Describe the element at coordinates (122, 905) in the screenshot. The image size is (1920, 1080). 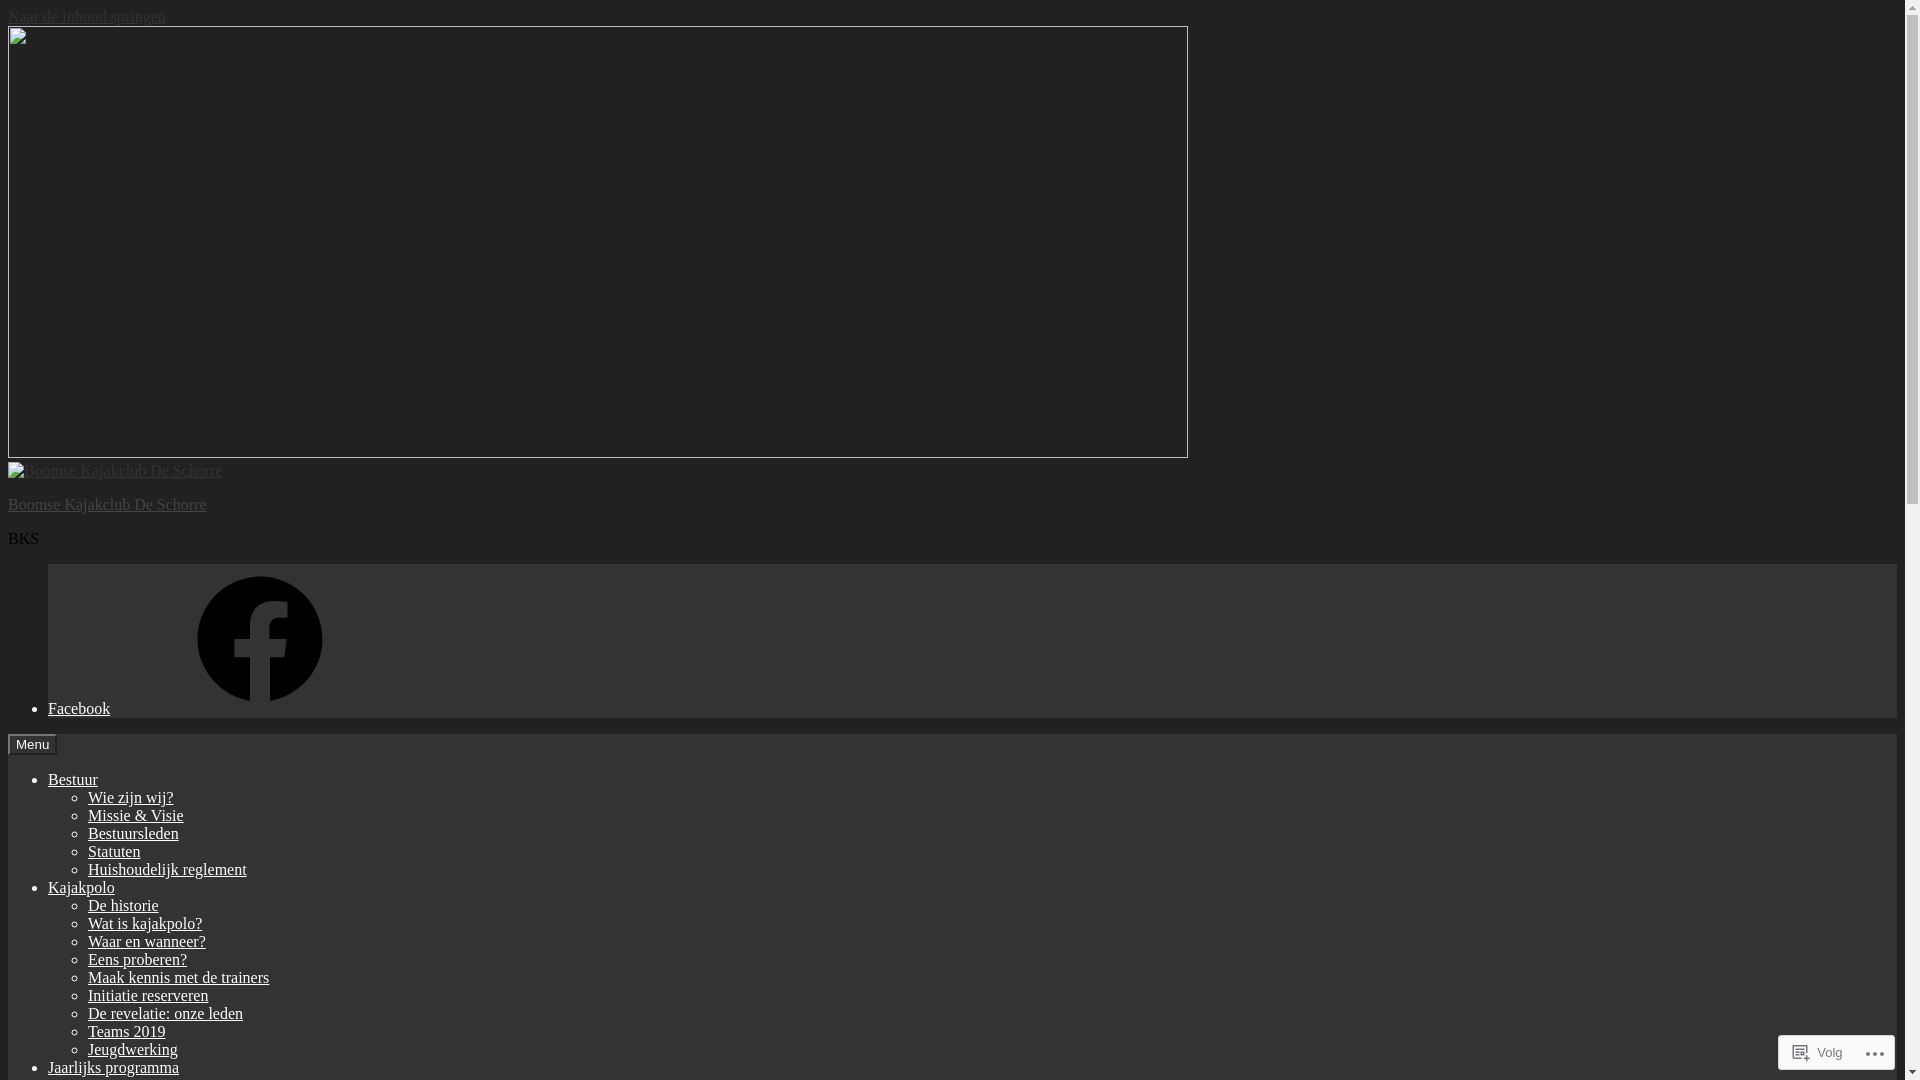
I see `'De historie'` at that location.